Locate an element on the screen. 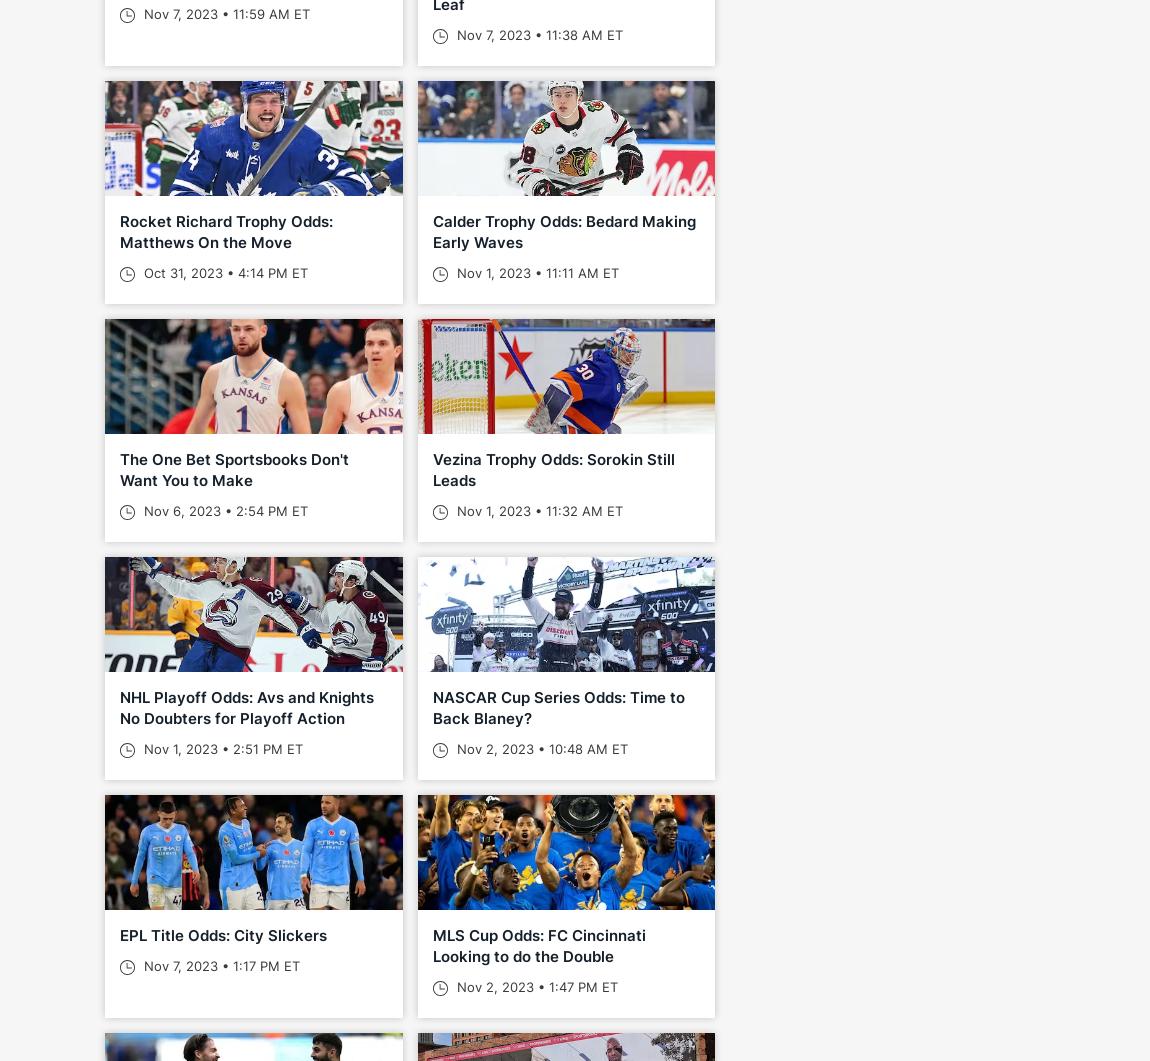 Image resolution: width=1150 pixels, height=1061 pixels. 'Nov 1, 2023 • 11:11 AM ET' is located at coordinates (534, 271).